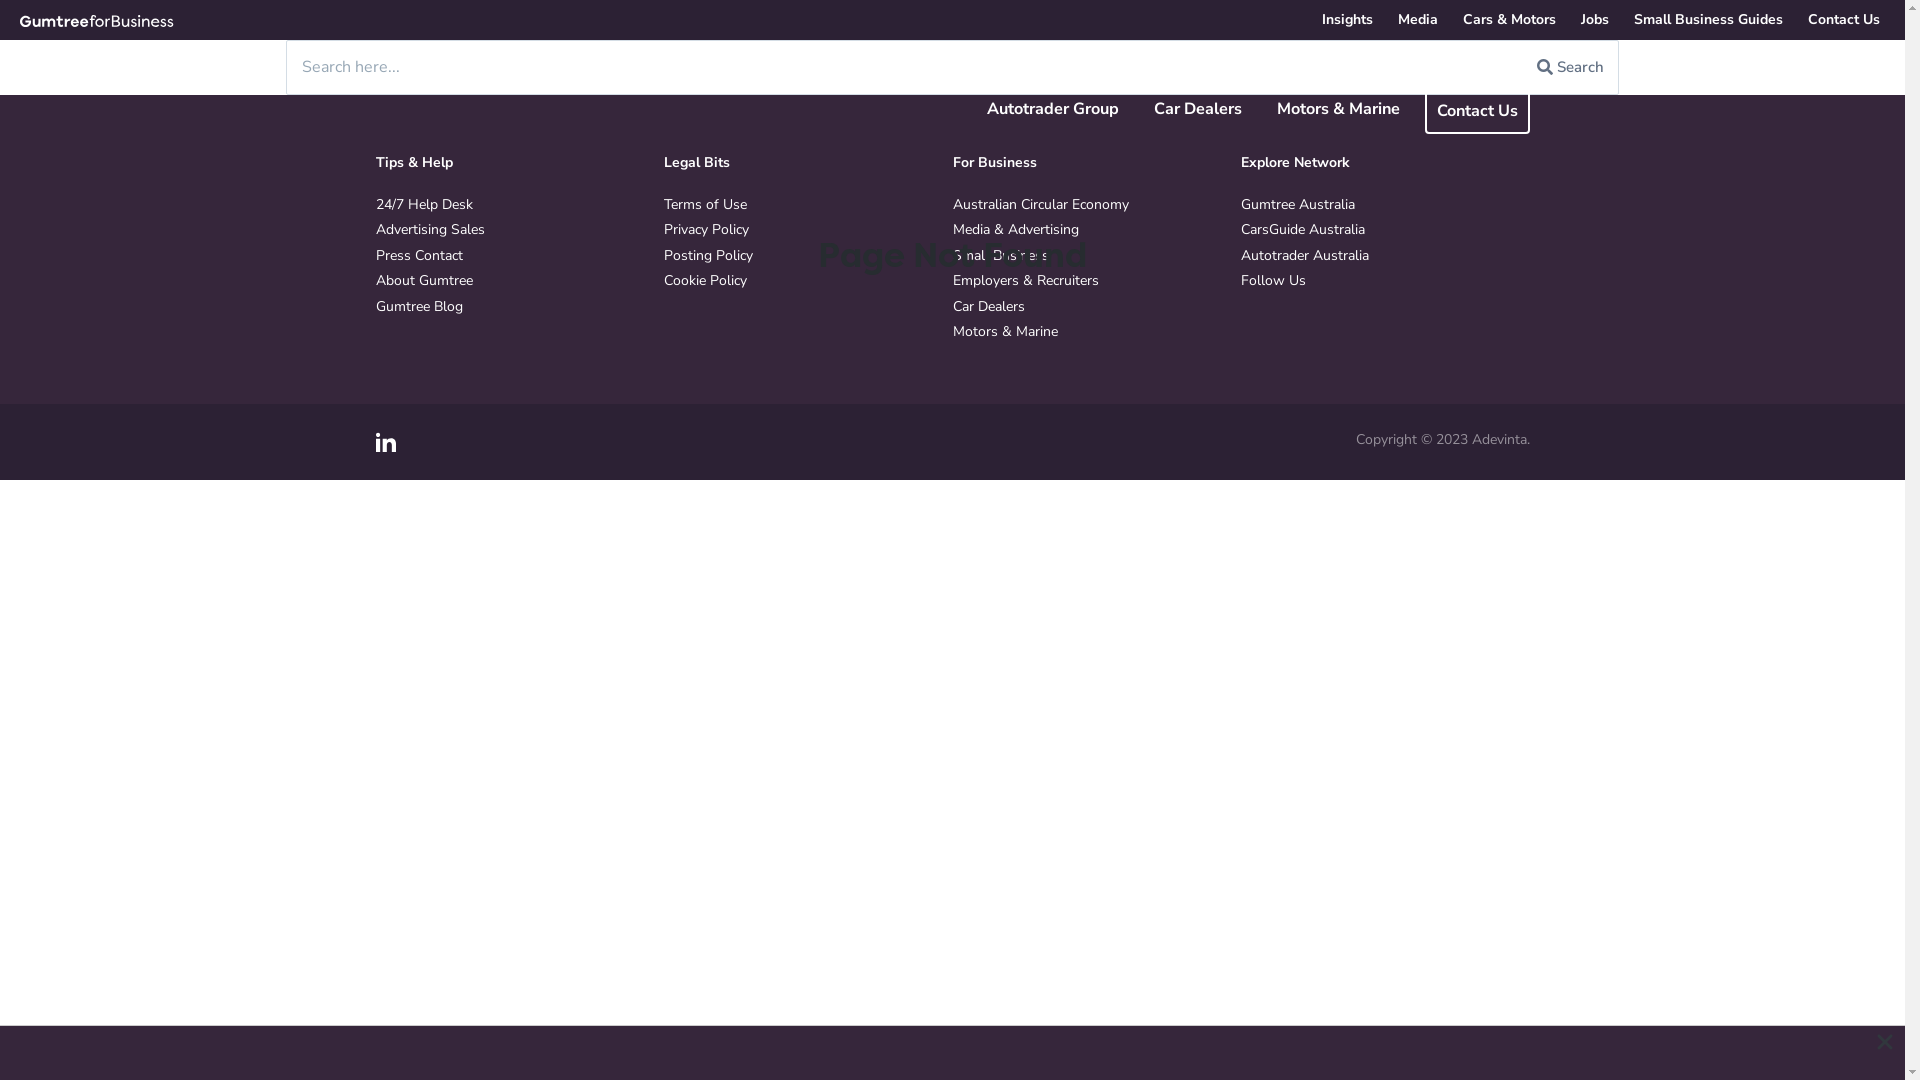 This screenshot has width=1920, height=1080. I want to click on 'Privacy Policy', so click(706, 228).